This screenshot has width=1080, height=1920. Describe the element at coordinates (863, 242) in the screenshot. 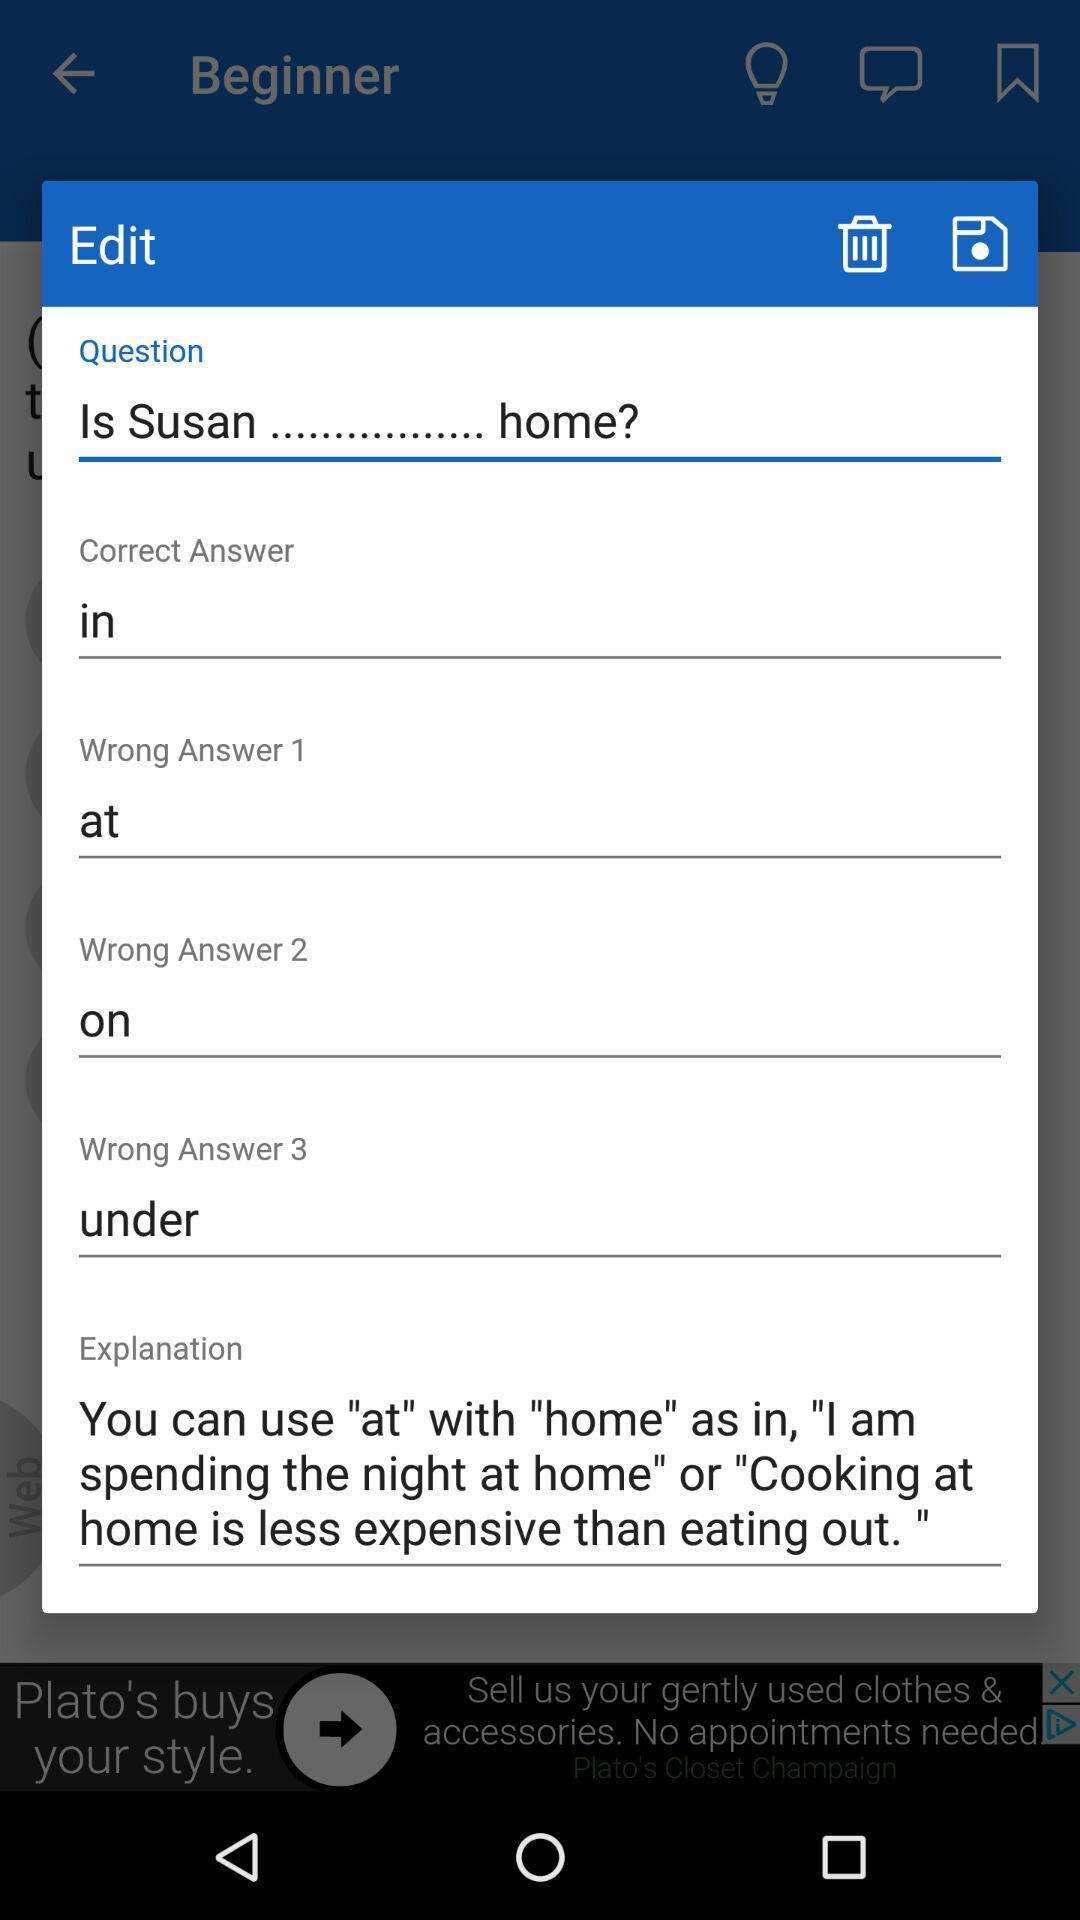

I see `icon next to the edit item` at that location.